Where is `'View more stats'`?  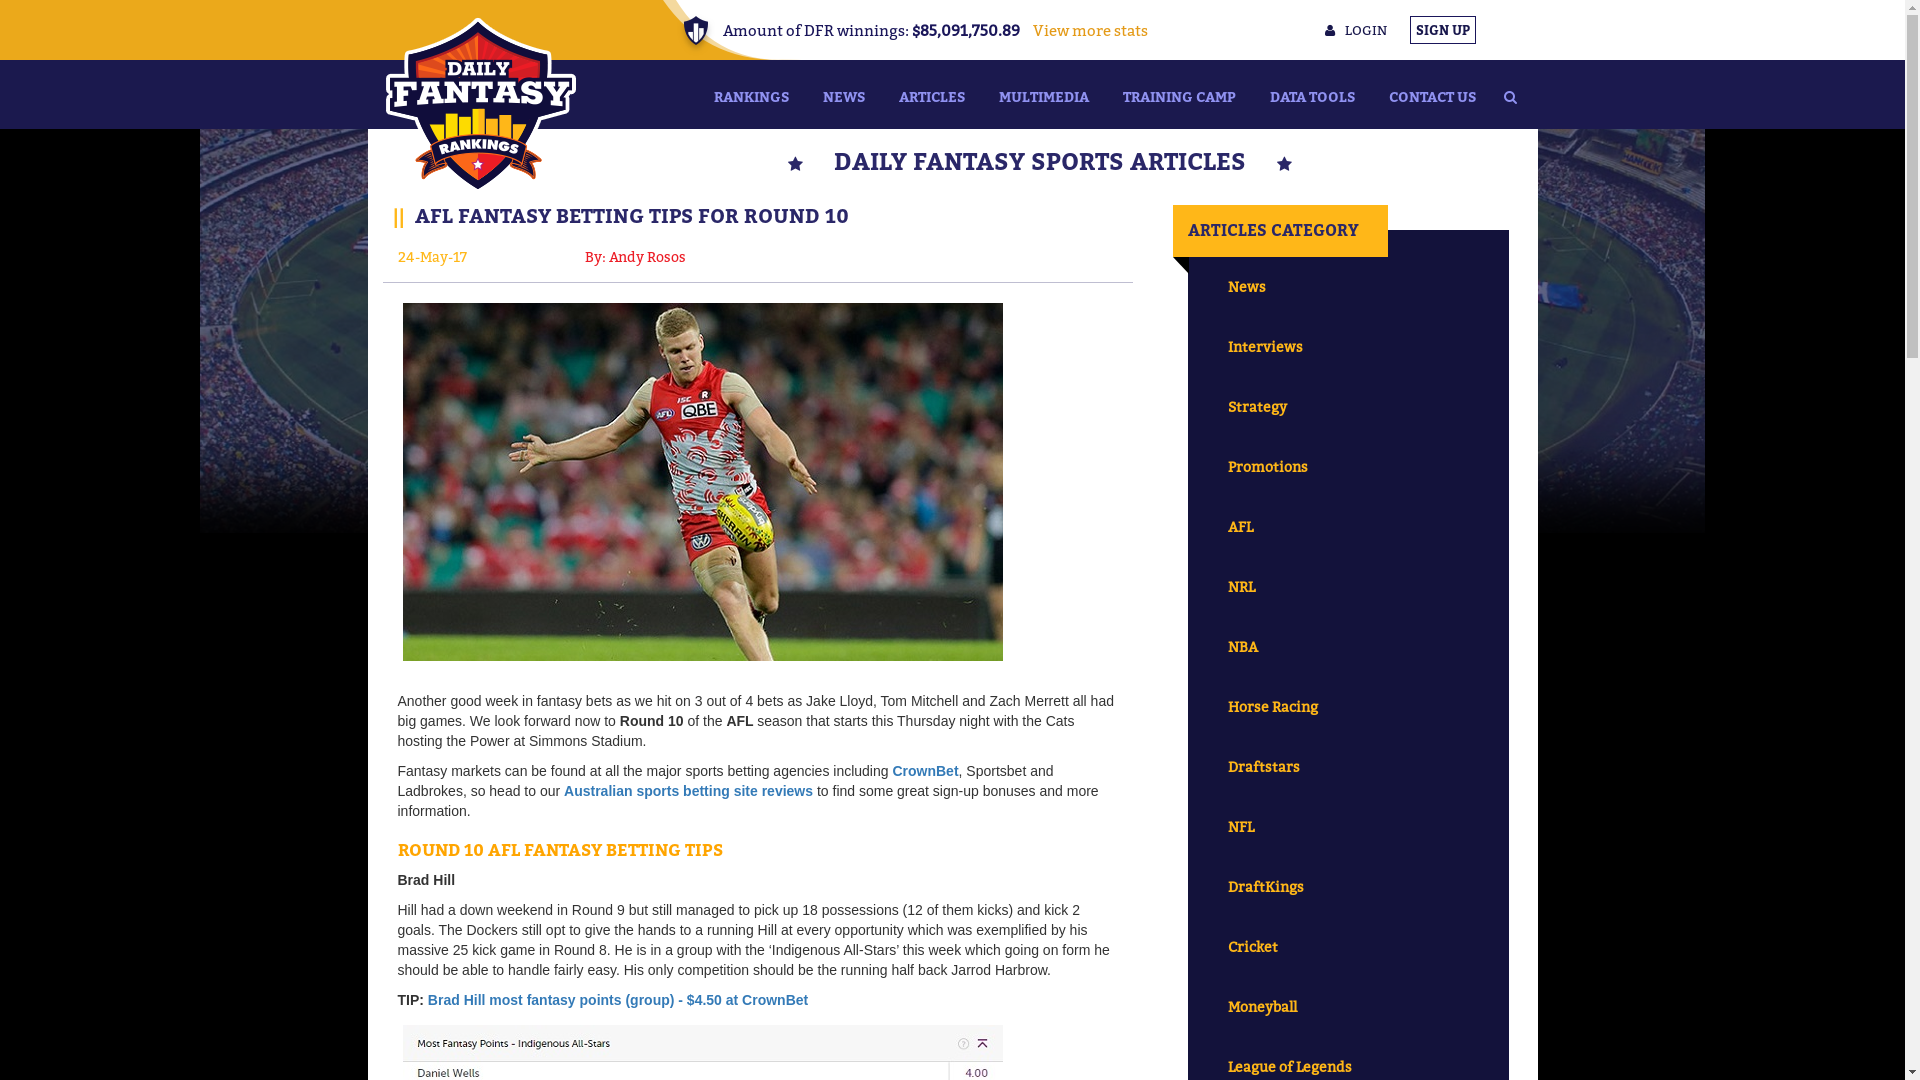 'View more stats' is located at coordinates (1022, 30).